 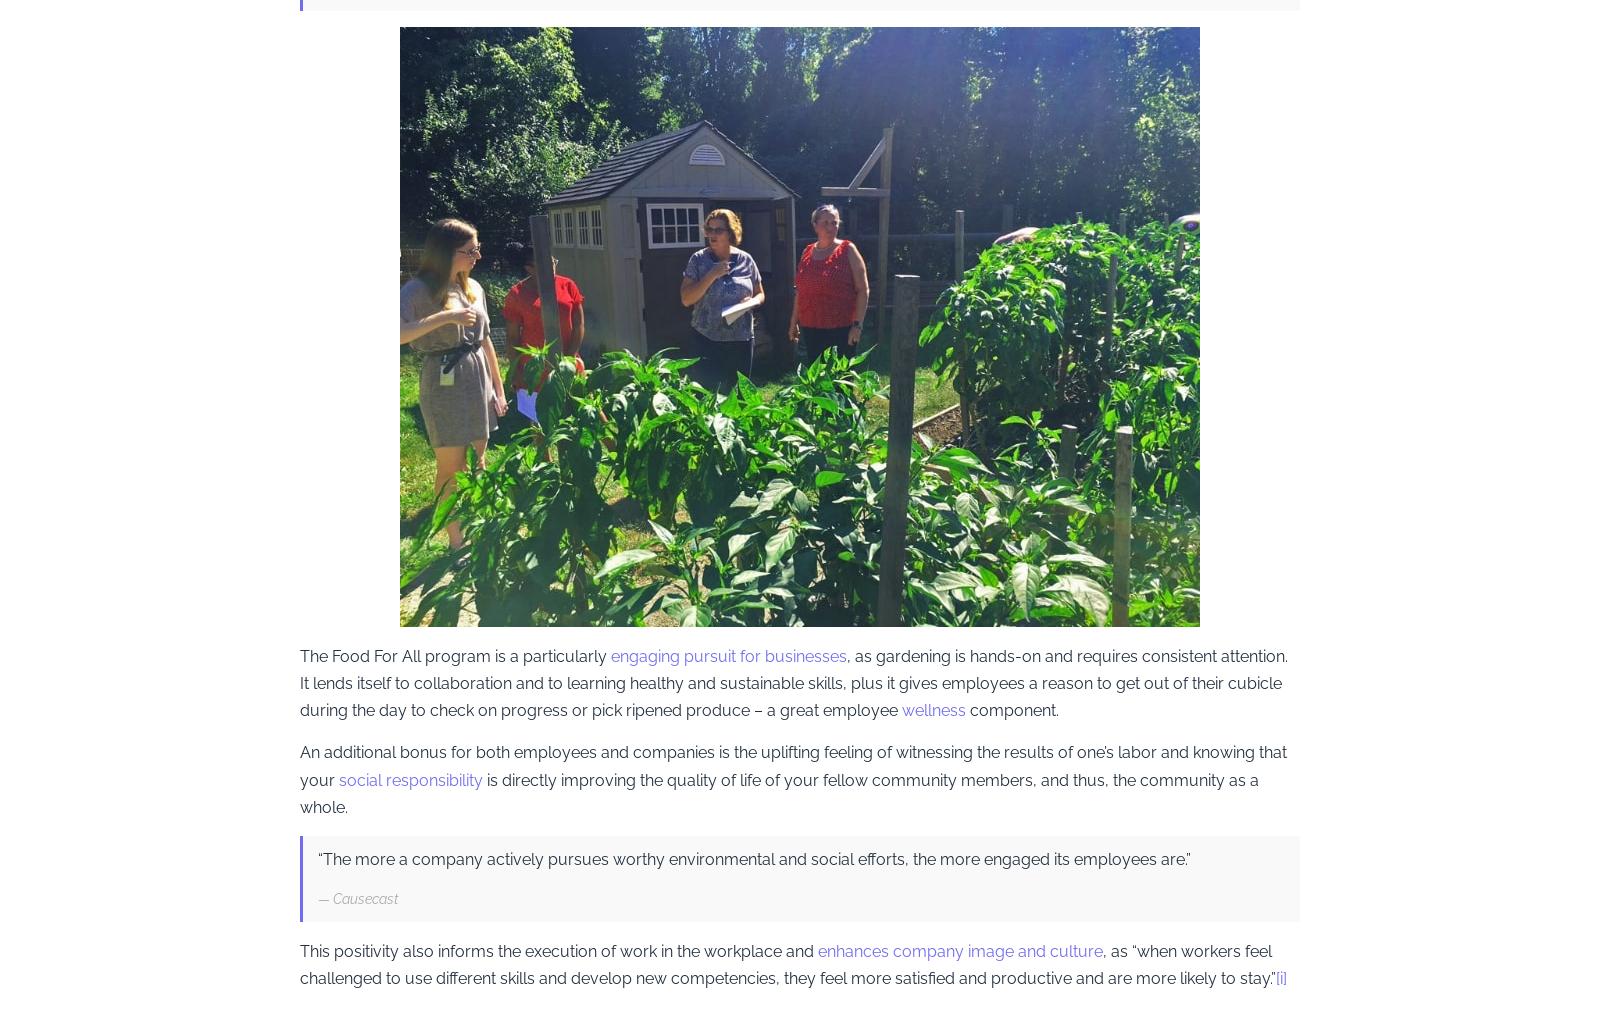 I want to click on ', as gardening is hands-on and requires consistent attention.  It lends itself to collaboration and to learning healthy and sustainable skills, plus it gives employees a reason to get out of their cubicle during the day to check on progress or pick ripened produce – a great employee', so click(x=796, y=681).